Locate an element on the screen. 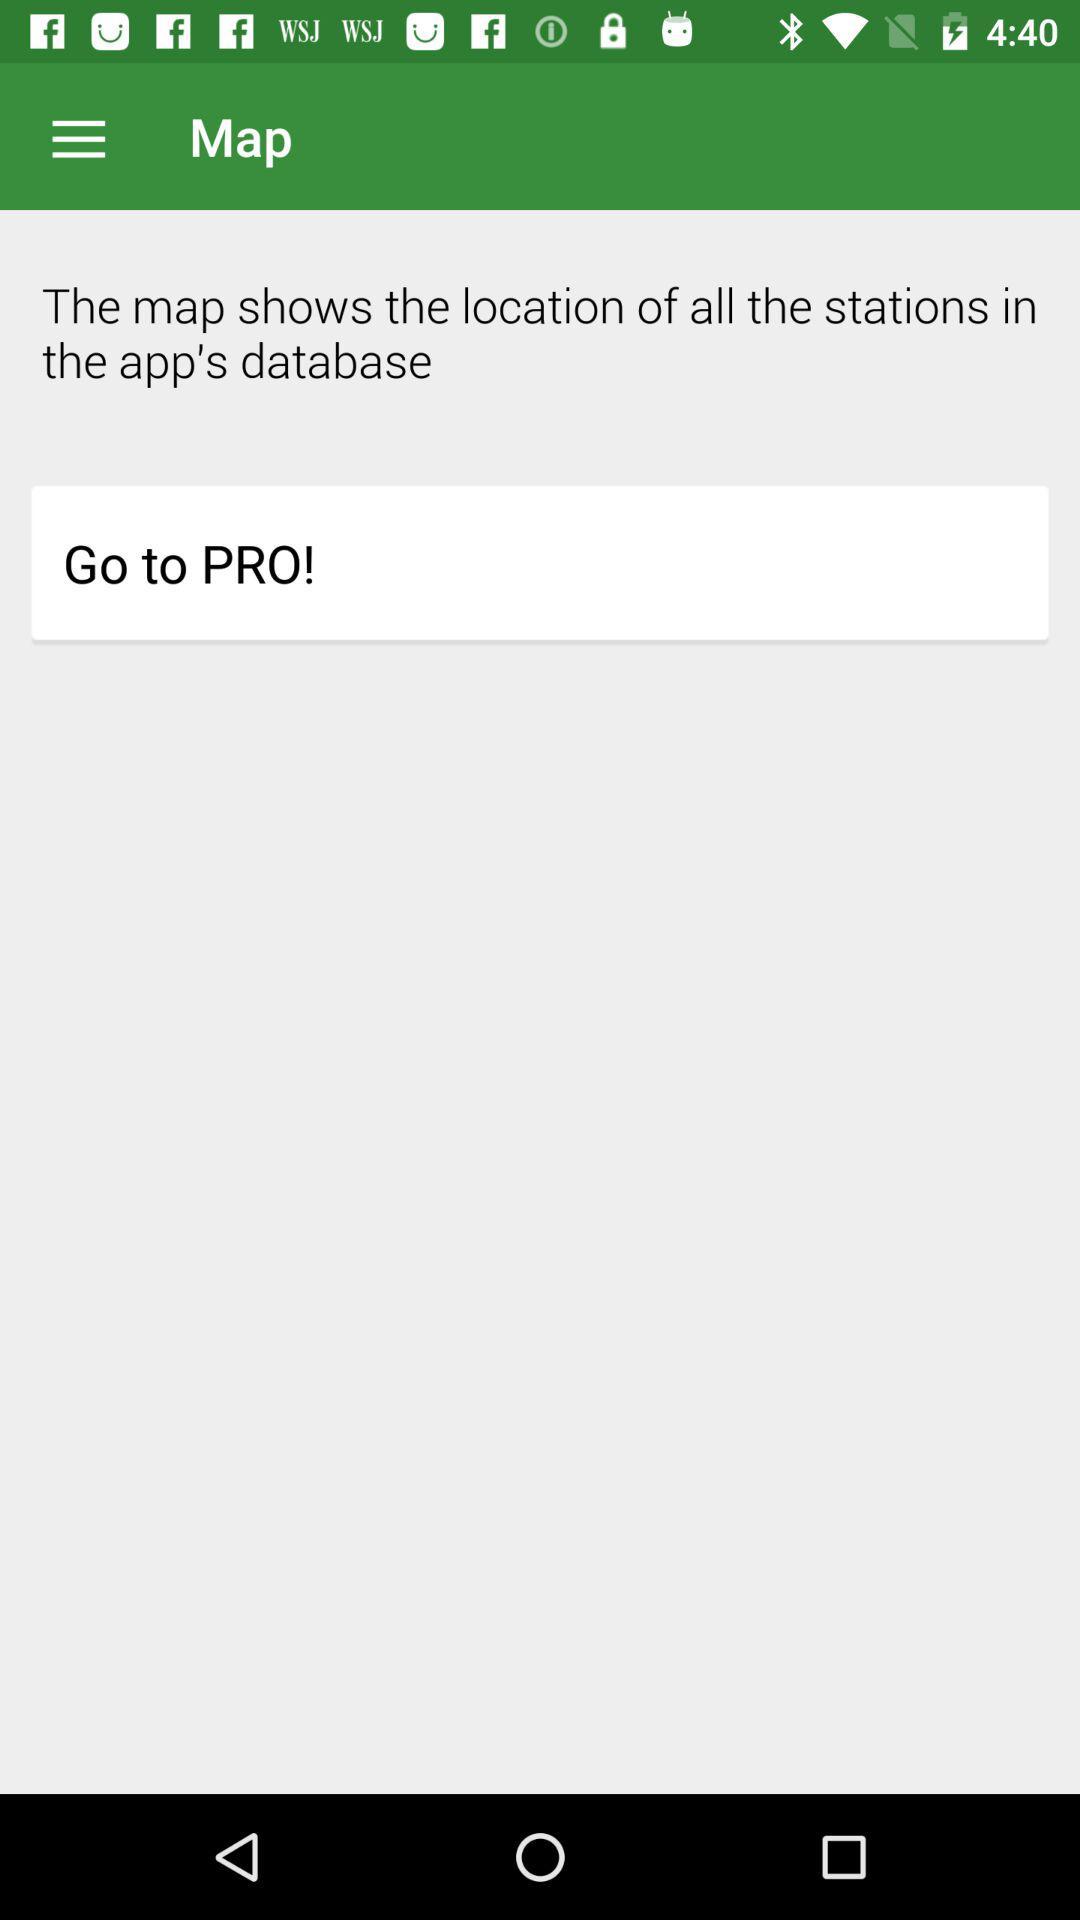 The height and width of the screenshot is (1920, 1080). menu options is located at coordinates (88, 135).